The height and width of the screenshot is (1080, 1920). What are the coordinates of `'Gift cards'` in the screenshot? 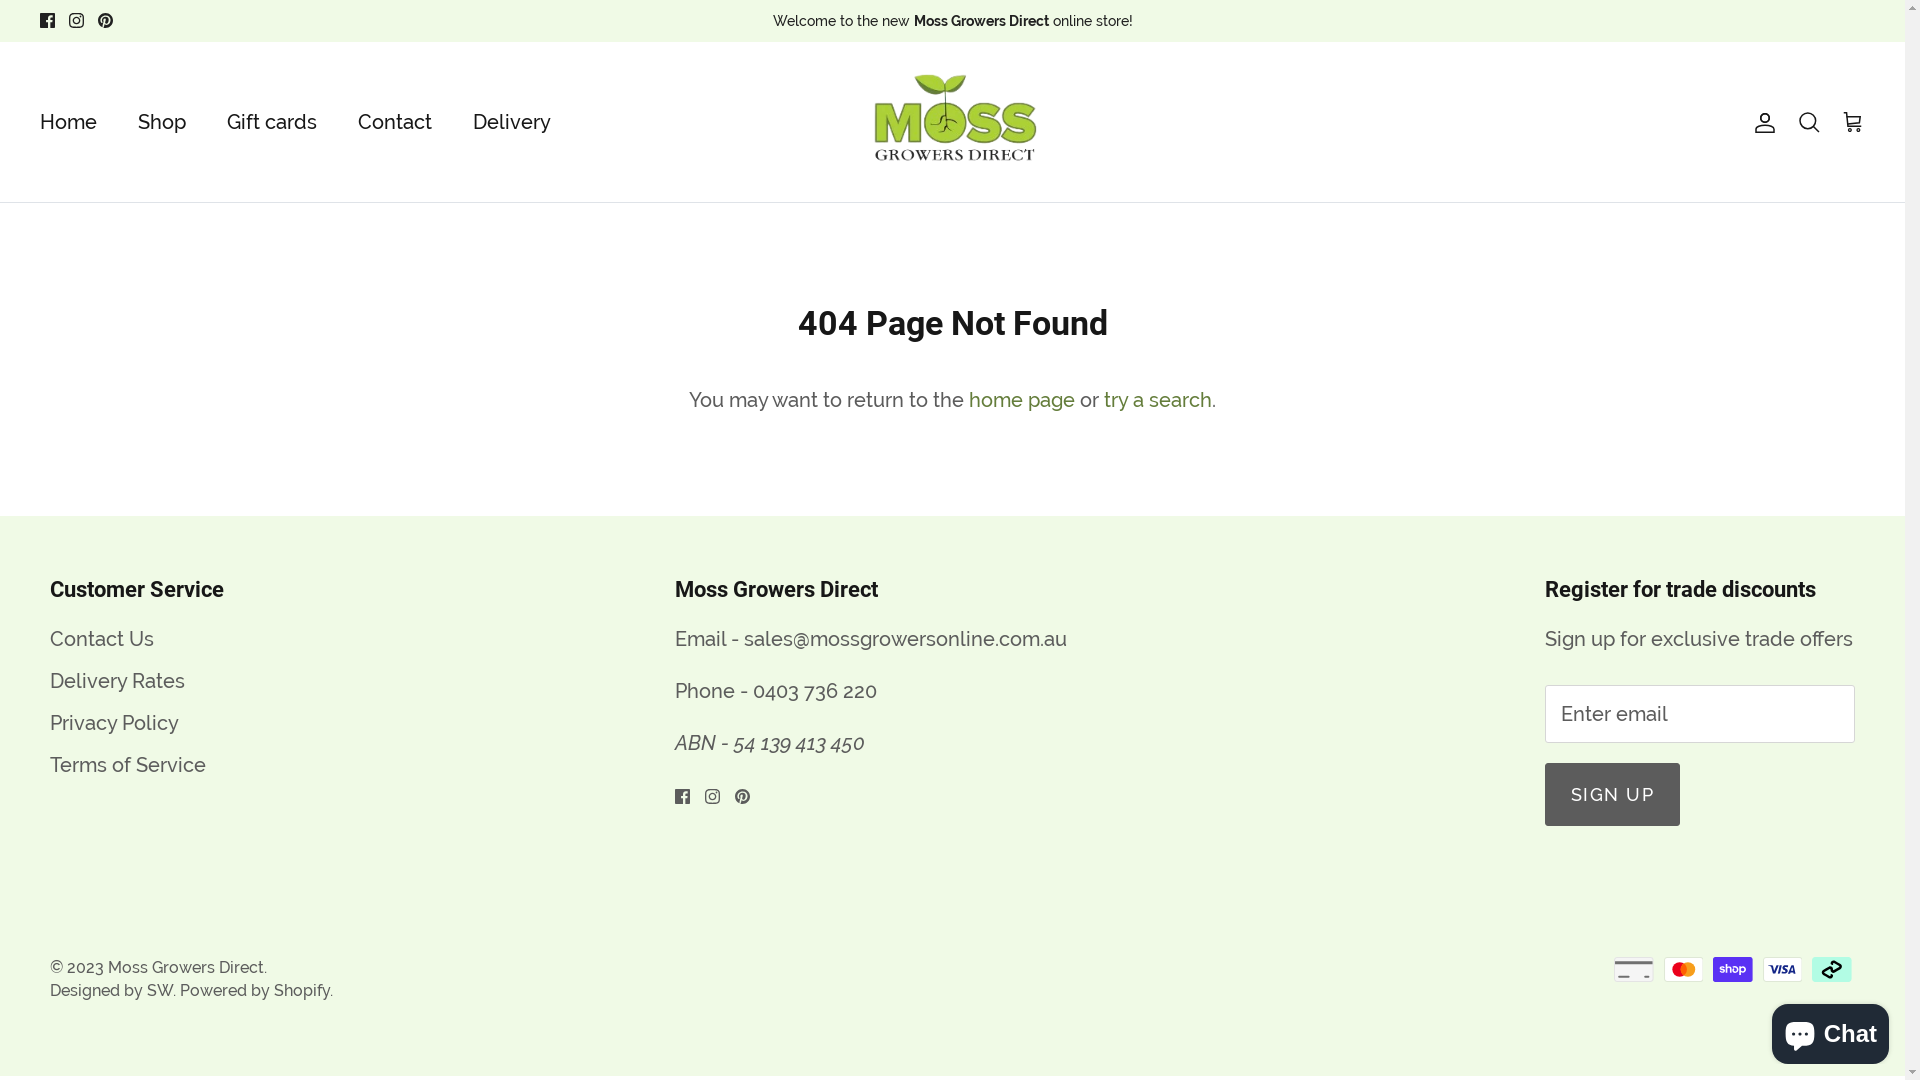 It's located at (271, 122).